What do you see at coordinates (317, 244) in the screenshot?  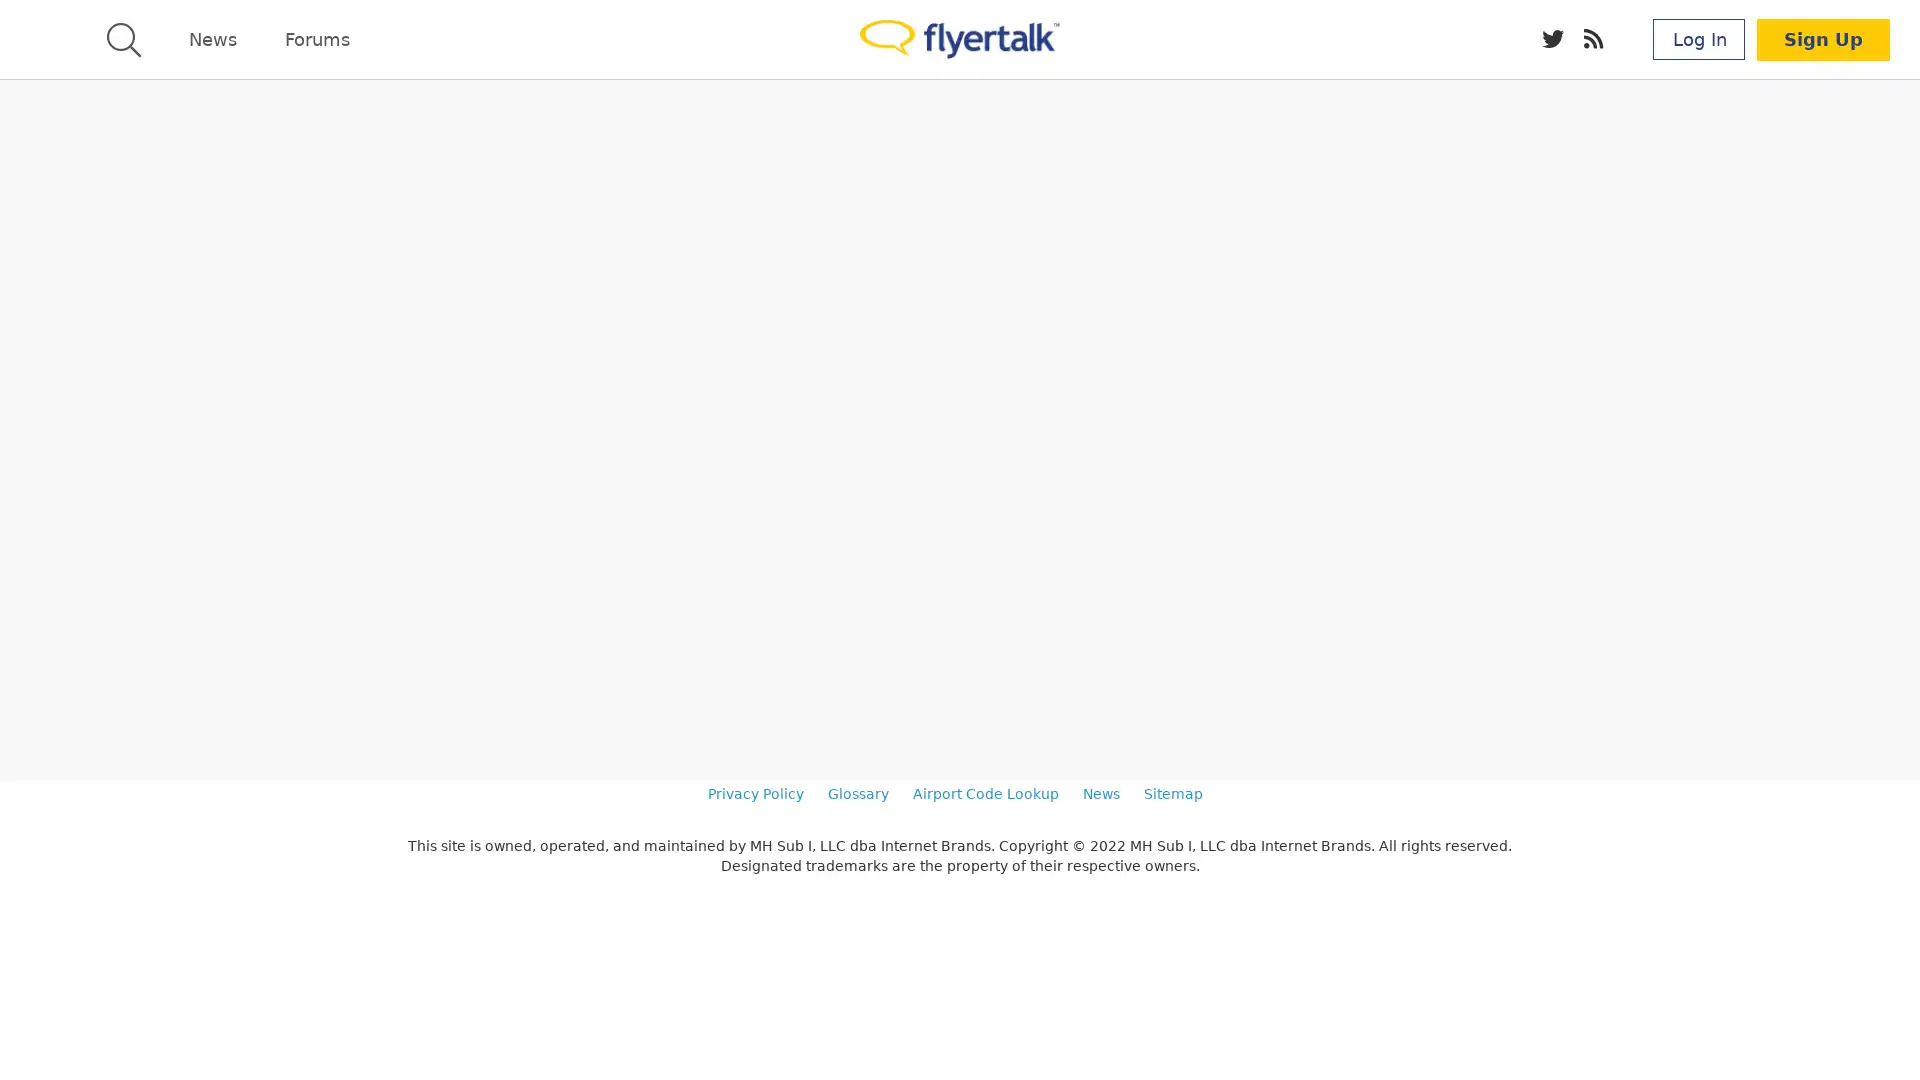 I see `Browse by: Loyalty Programs & Groups    Hotel Brand    Hotel Category` at bounding box center [317, 244].